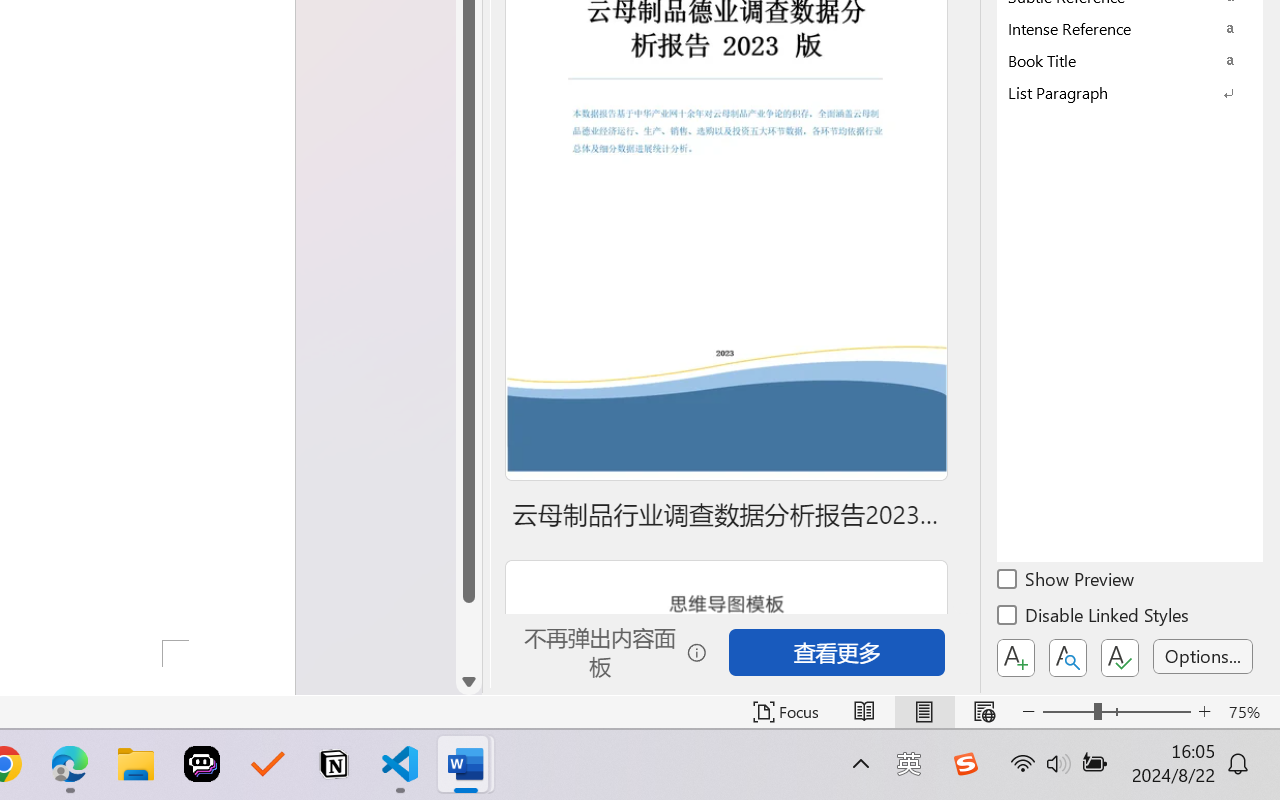  I want to click on 'Intense Reference', so click(1130, 28).